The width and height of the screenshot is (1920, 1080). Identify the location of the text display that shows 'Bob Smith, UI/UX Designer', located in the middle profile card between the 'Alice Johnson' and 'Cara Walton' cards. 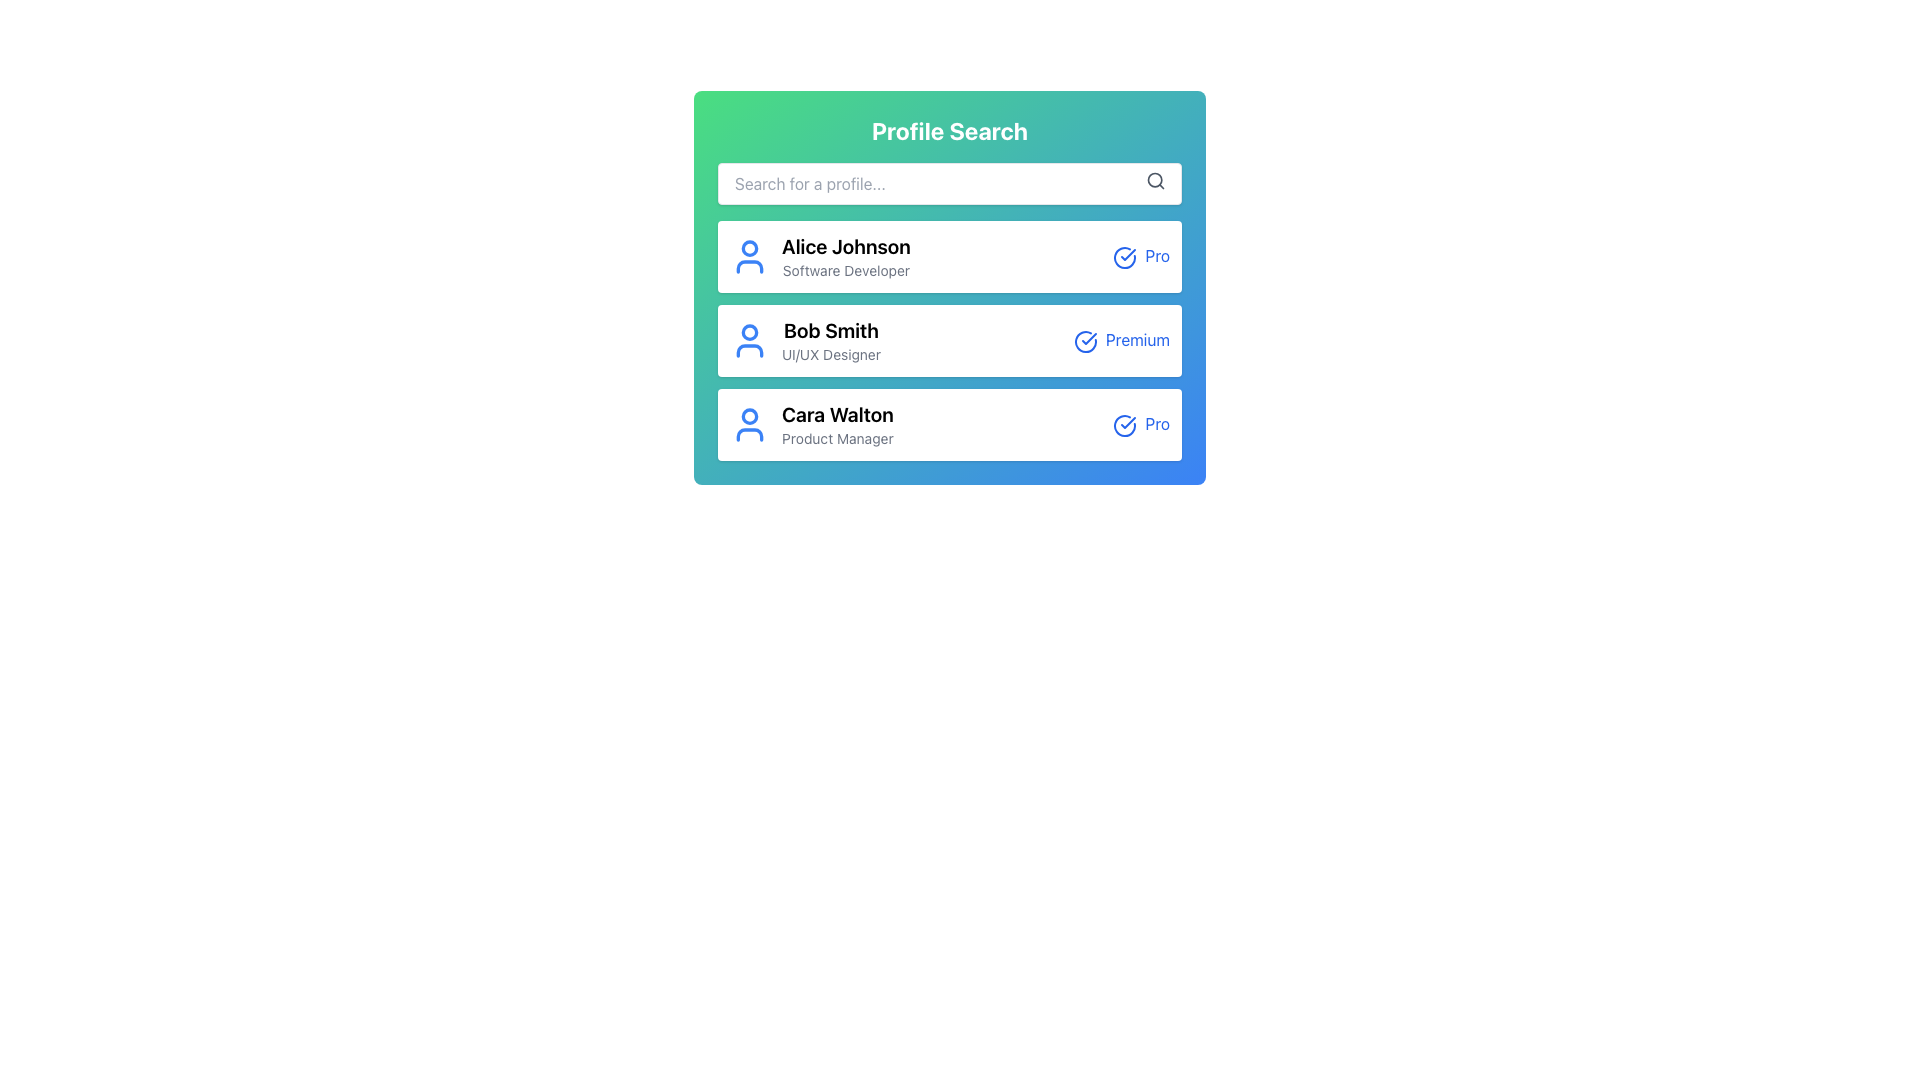
(831, 339).